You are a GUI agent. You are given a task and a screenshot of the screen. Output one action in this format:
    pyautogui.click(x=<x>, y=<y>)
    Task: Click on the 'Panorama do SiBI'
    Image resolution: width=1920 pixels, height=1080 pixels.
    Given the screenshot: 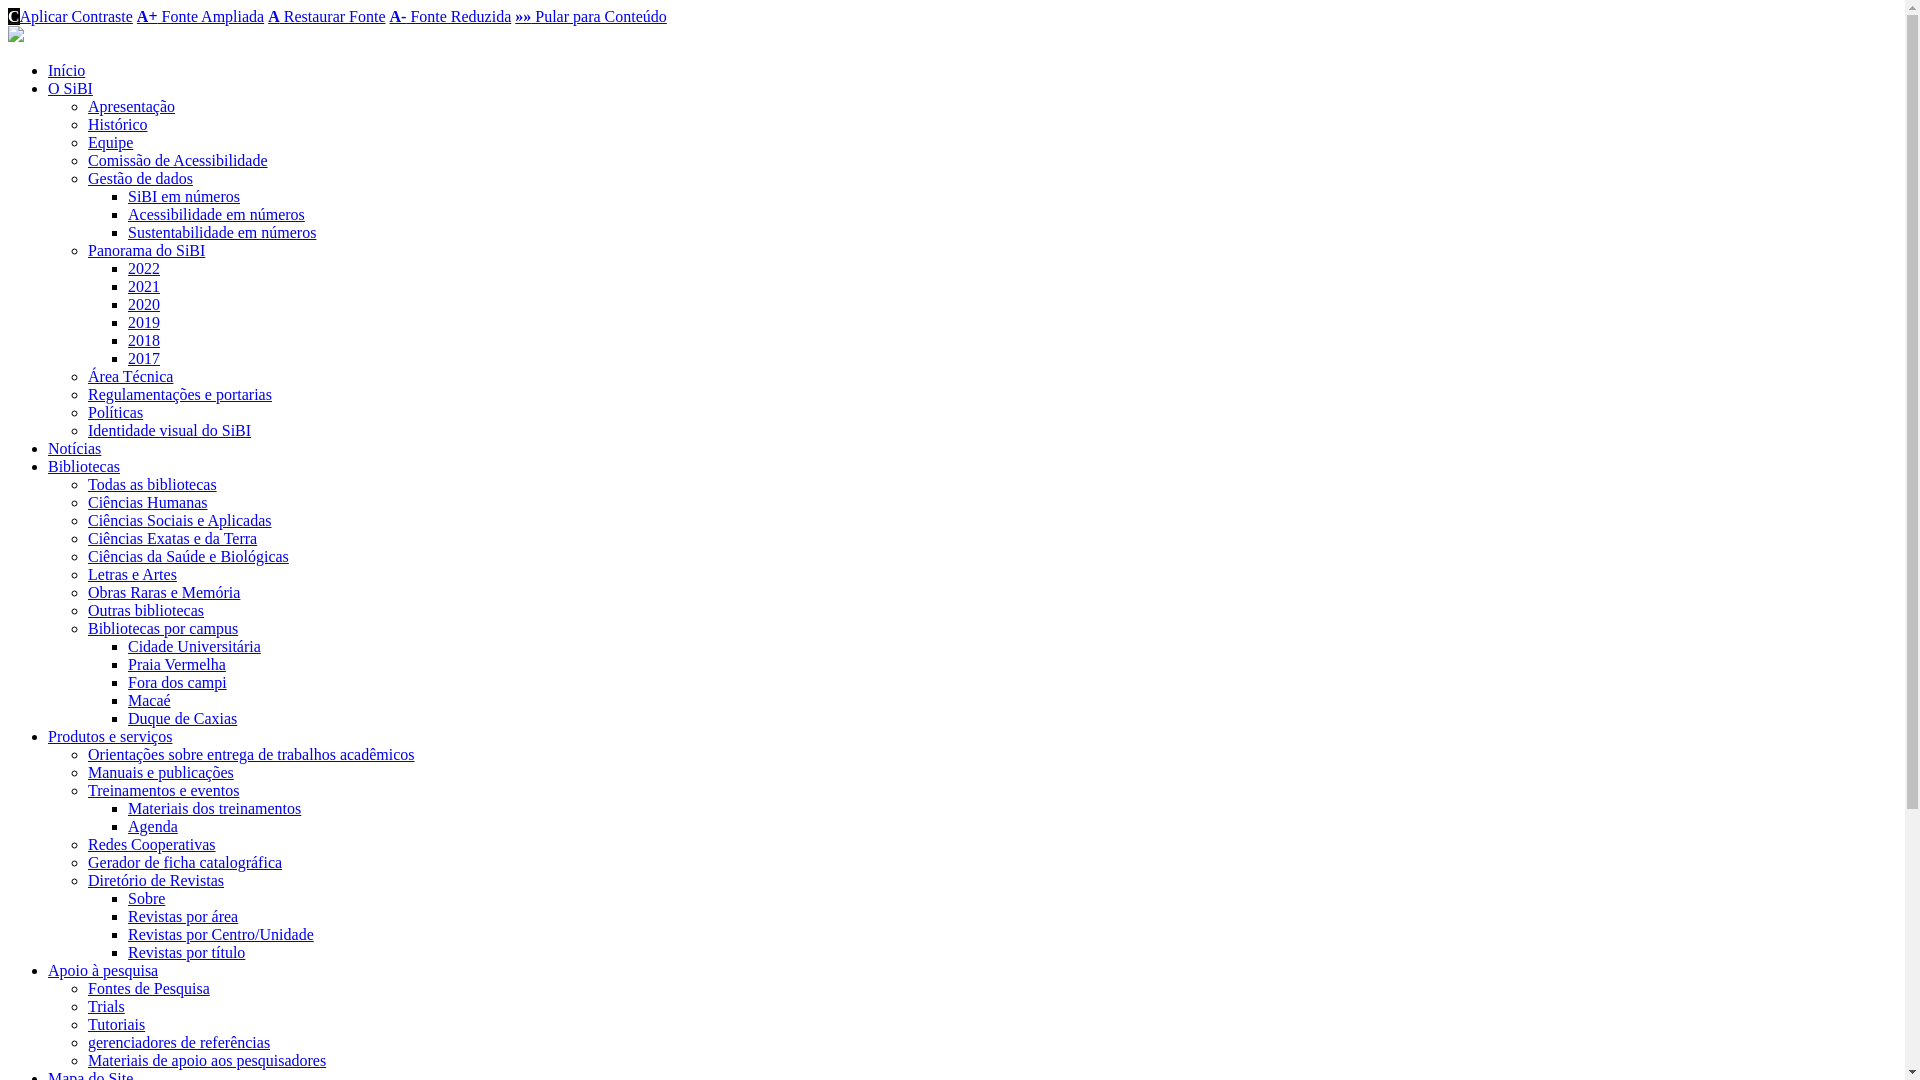 What is the action you would take?
    pyautogui.click(x=145, y=249)
    